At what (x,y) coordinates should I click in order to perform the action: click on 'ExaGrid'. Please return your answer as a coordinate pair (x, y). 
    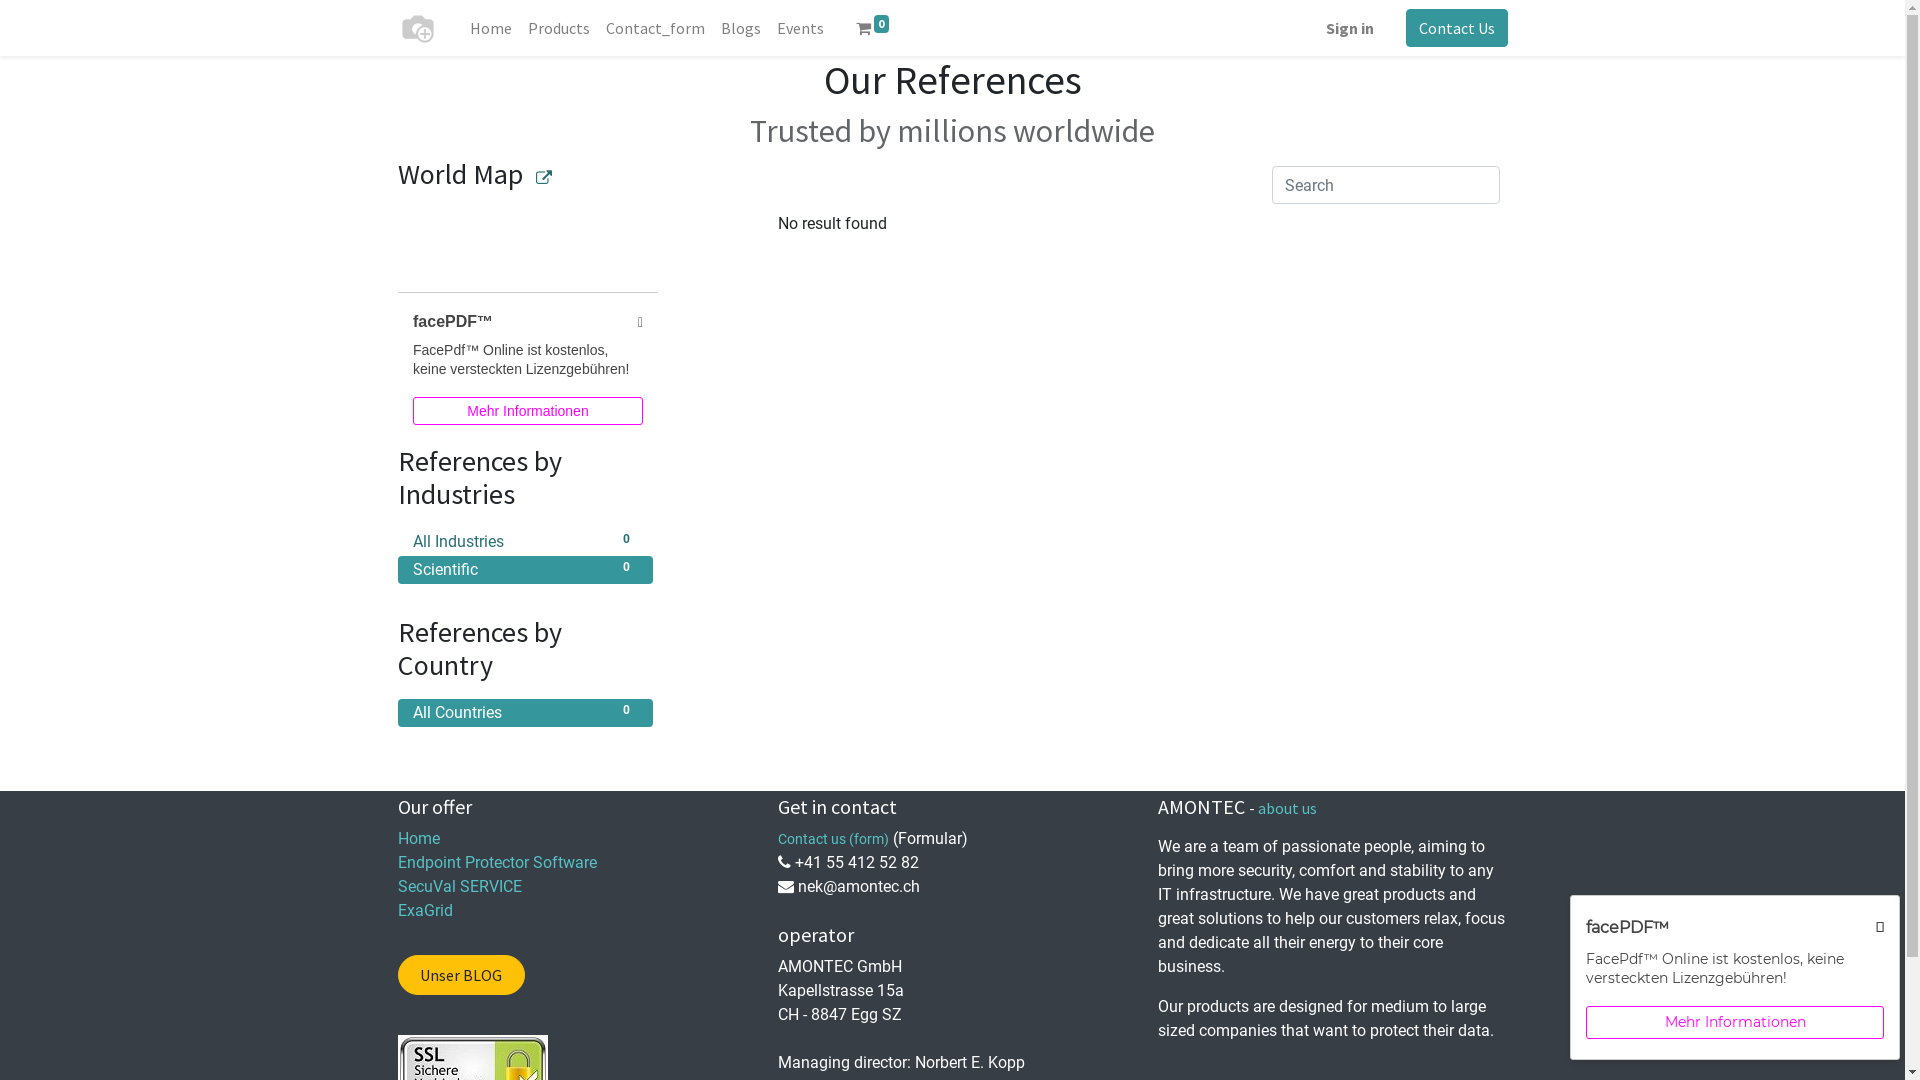
    Looking at the image, I should click on (424, 910).